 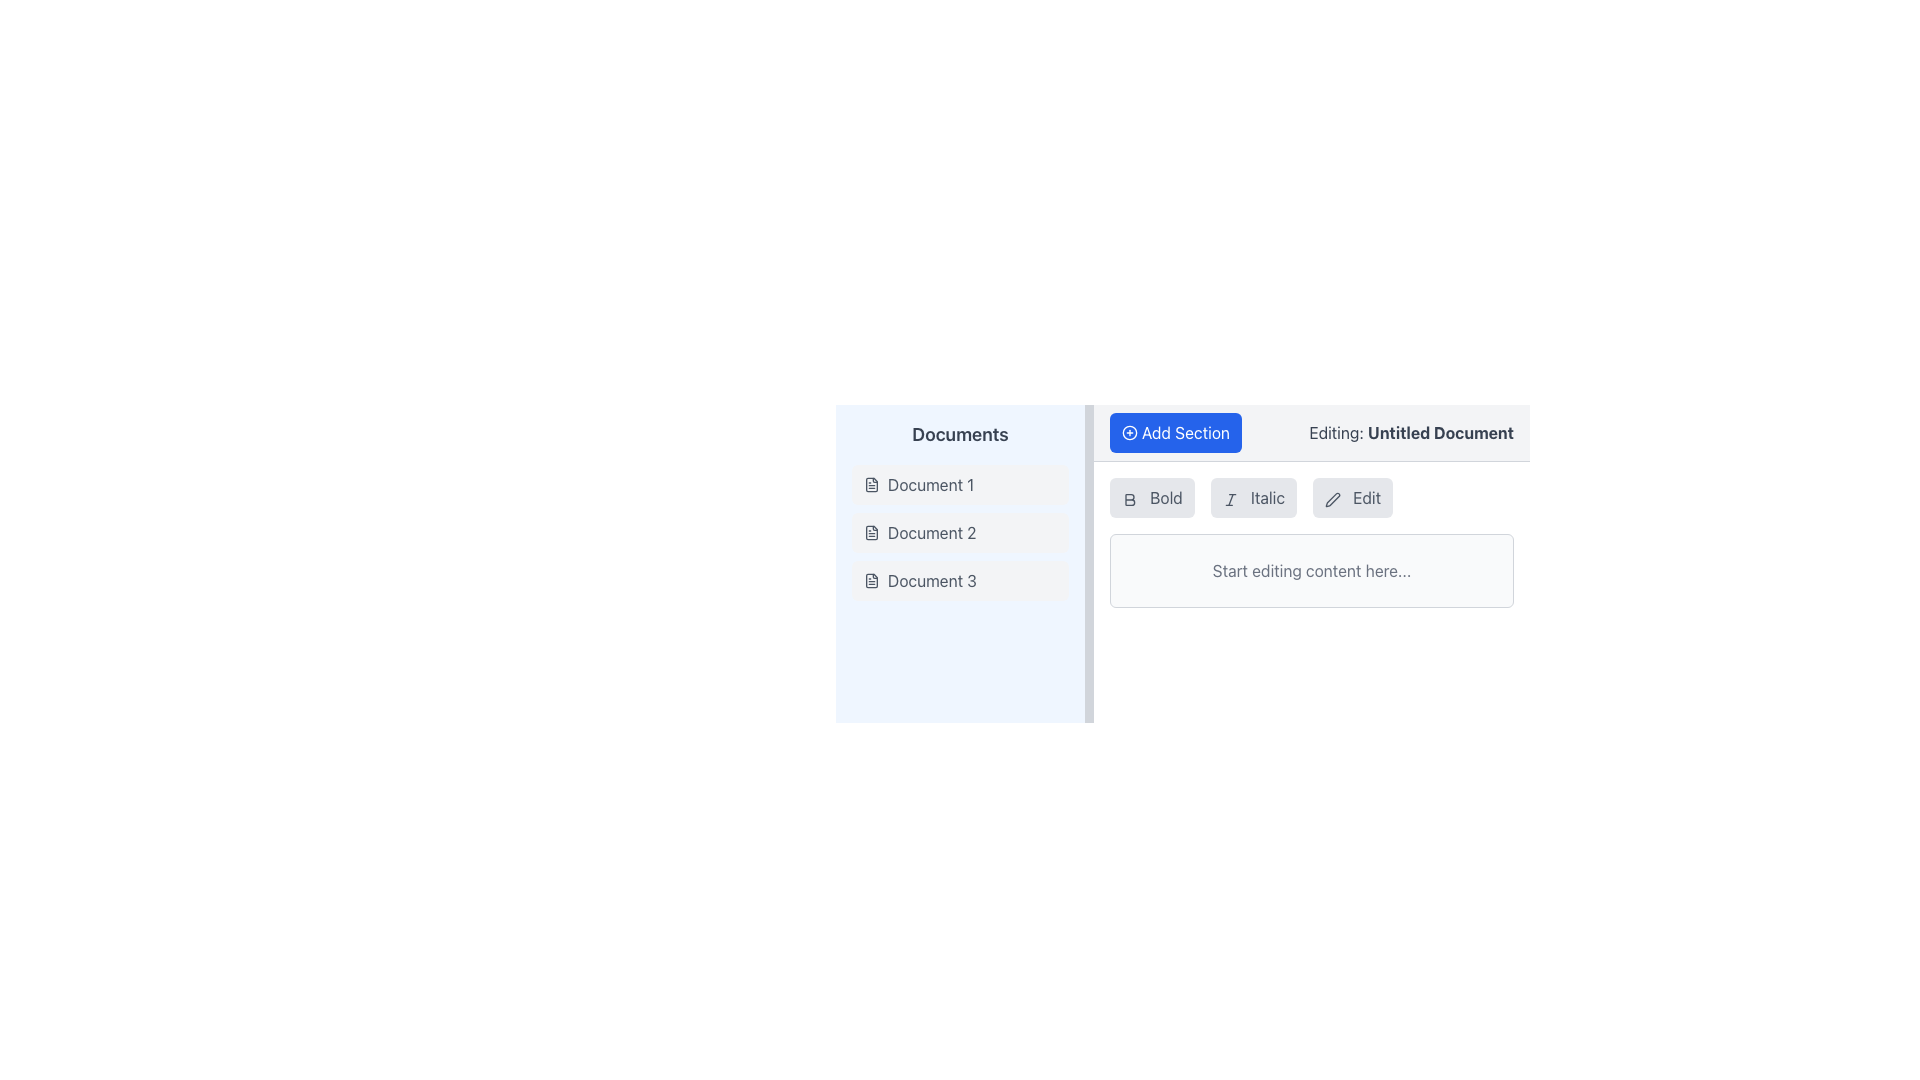 What do you see at coordinates (960, 485) in the screenshot?
I see `the 'Document 1' button, which is a horizontally aligned rectangular item with rounded corners` at bounding box center [960, 485].